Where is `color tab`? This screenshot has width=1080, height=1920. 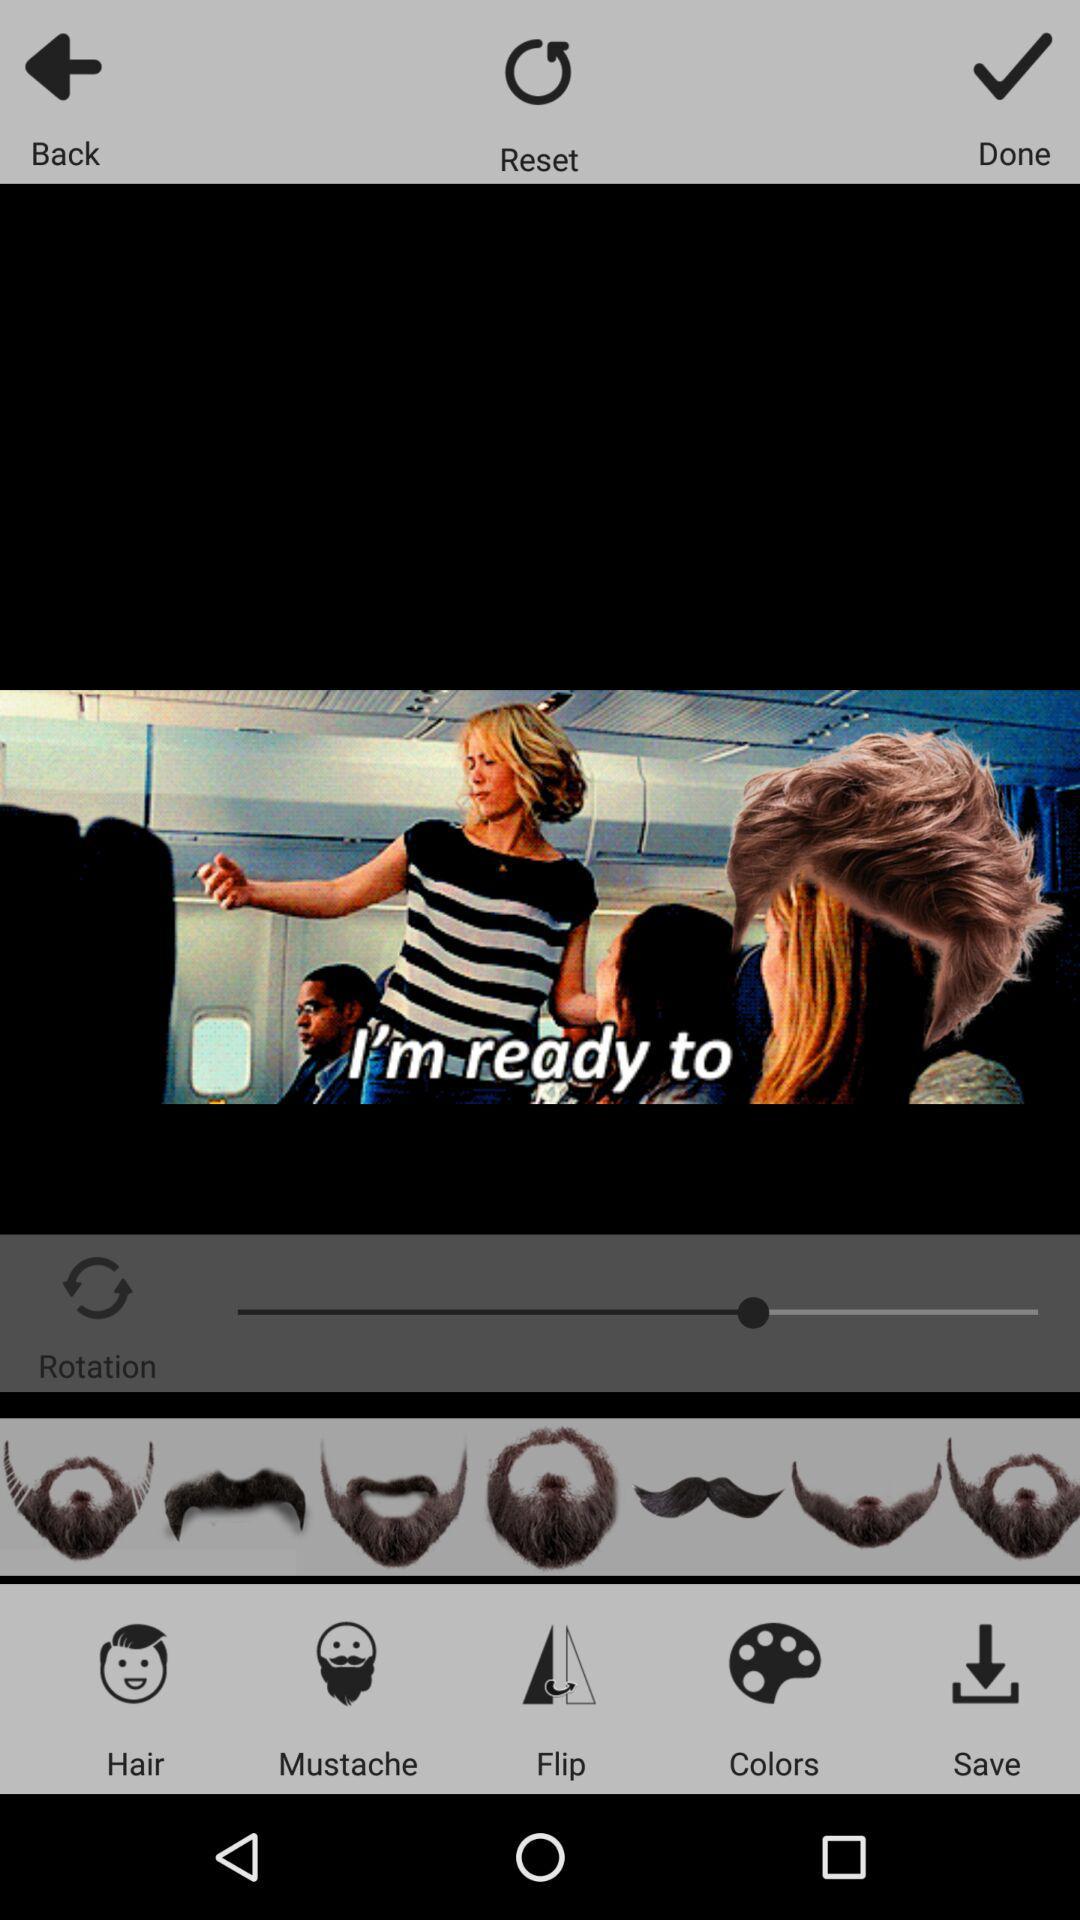
color tab is located at coordinates (773, 1662).